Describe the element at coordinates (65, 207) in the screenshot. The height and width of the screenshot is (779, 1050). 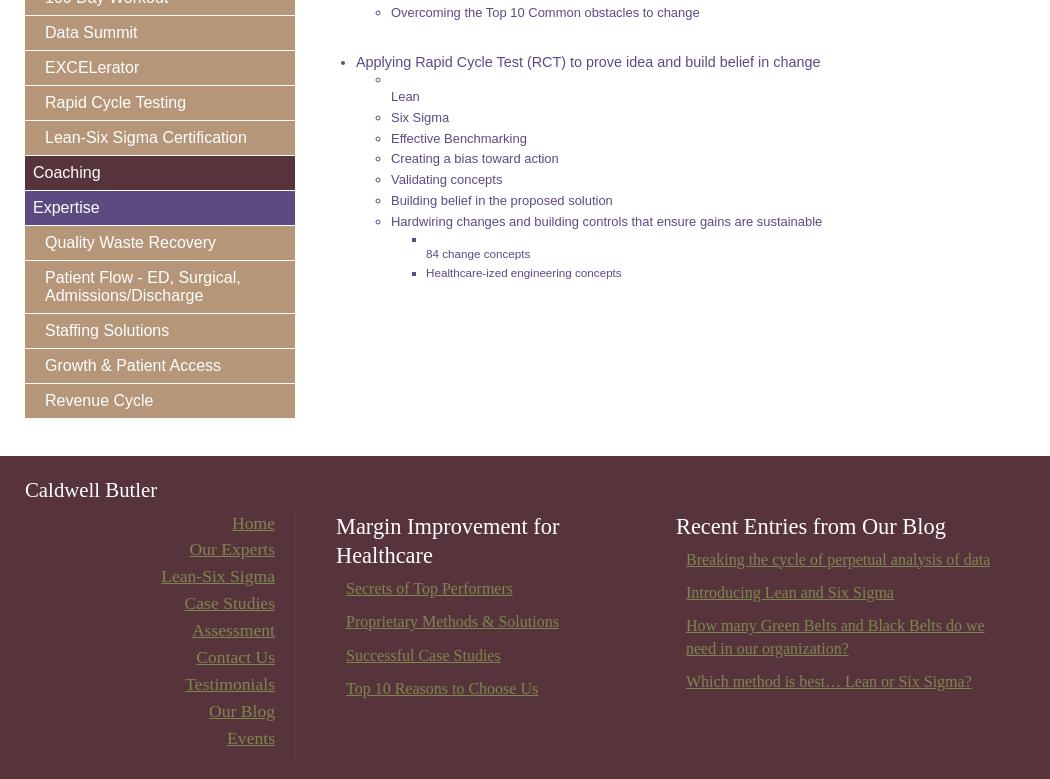
I see `'Expertise'` at that location.